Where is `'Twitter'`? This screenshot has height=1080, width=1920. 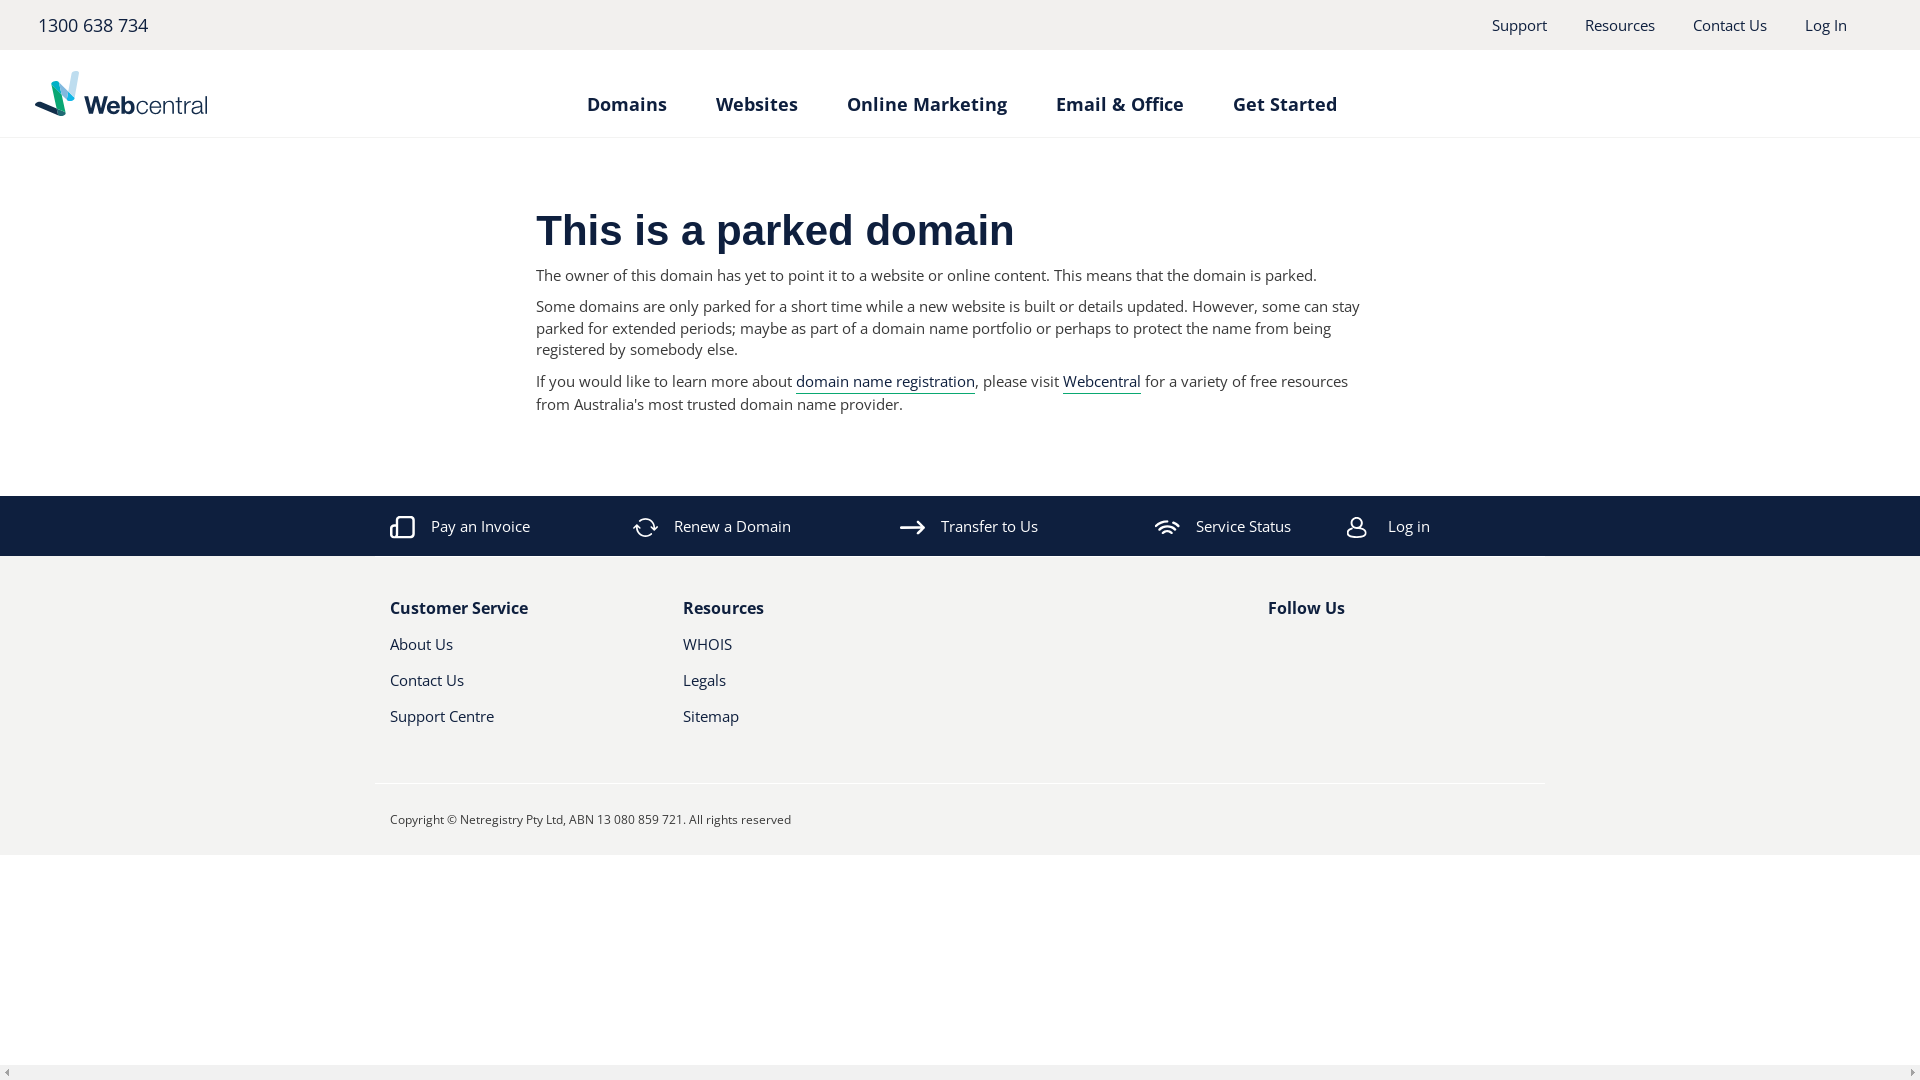
'Twitter' is located at coordinates (1310, 652).